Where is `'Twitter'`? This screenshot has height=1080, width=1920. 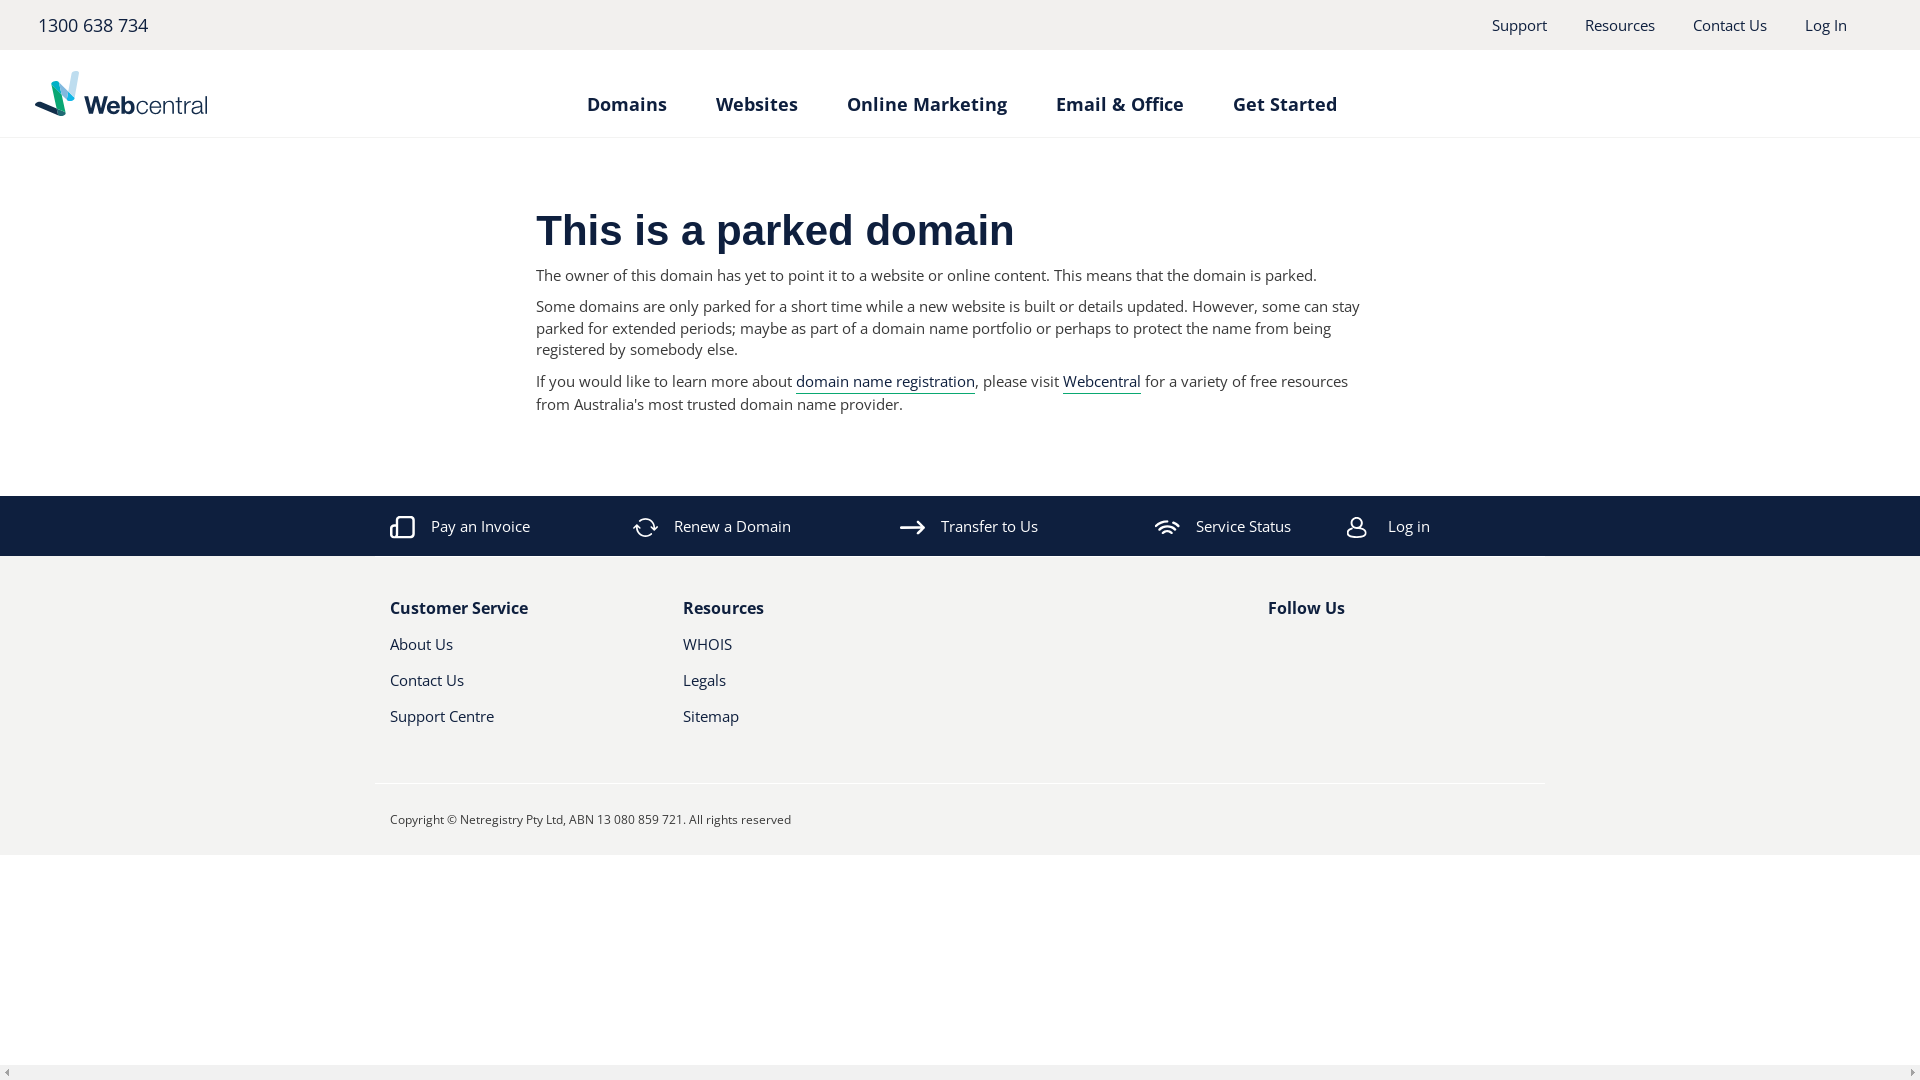
'Twitter' is located at coordinates (1310, 652).